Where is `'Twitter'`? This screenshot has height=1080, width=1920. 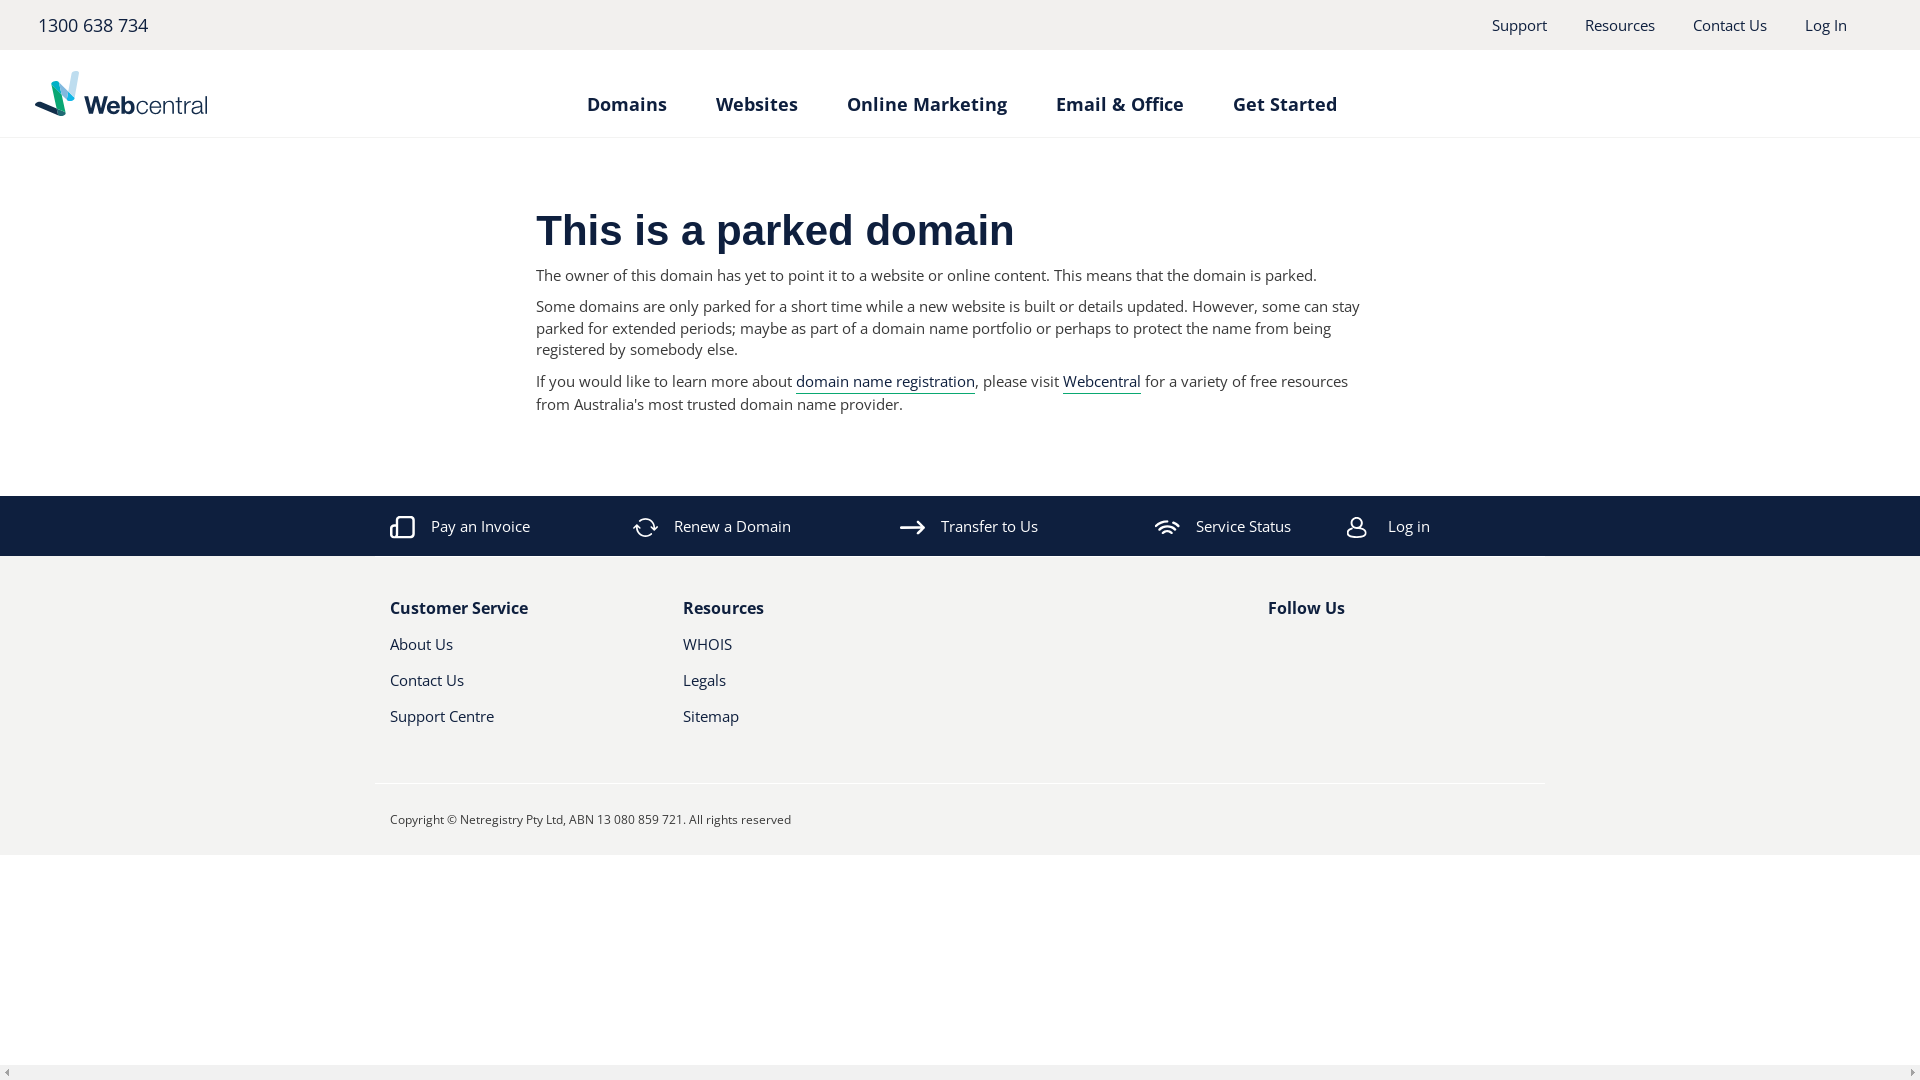
'Twitter' is located at coordinates (1310, 652).